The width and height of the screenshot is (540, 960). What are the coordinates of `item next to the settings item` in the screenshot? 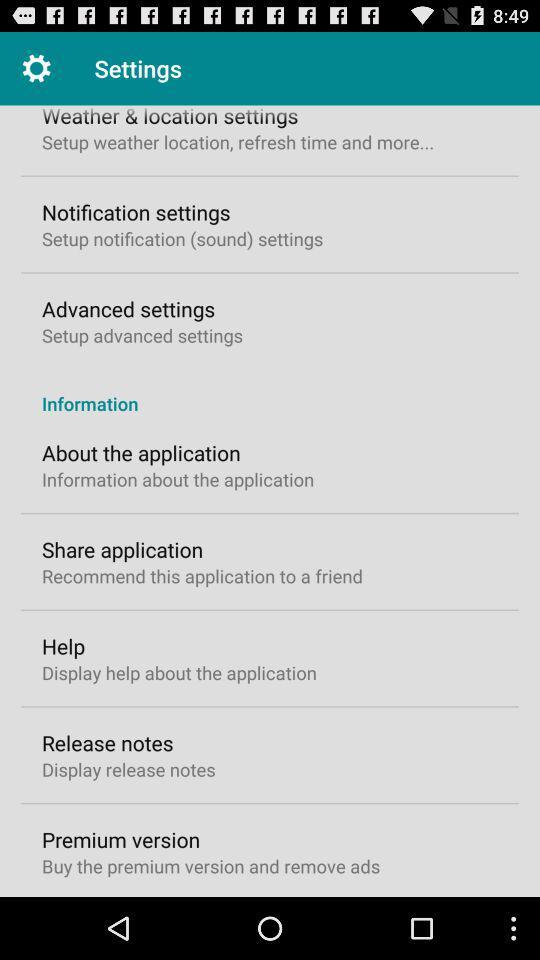 It's located at (36, 68).